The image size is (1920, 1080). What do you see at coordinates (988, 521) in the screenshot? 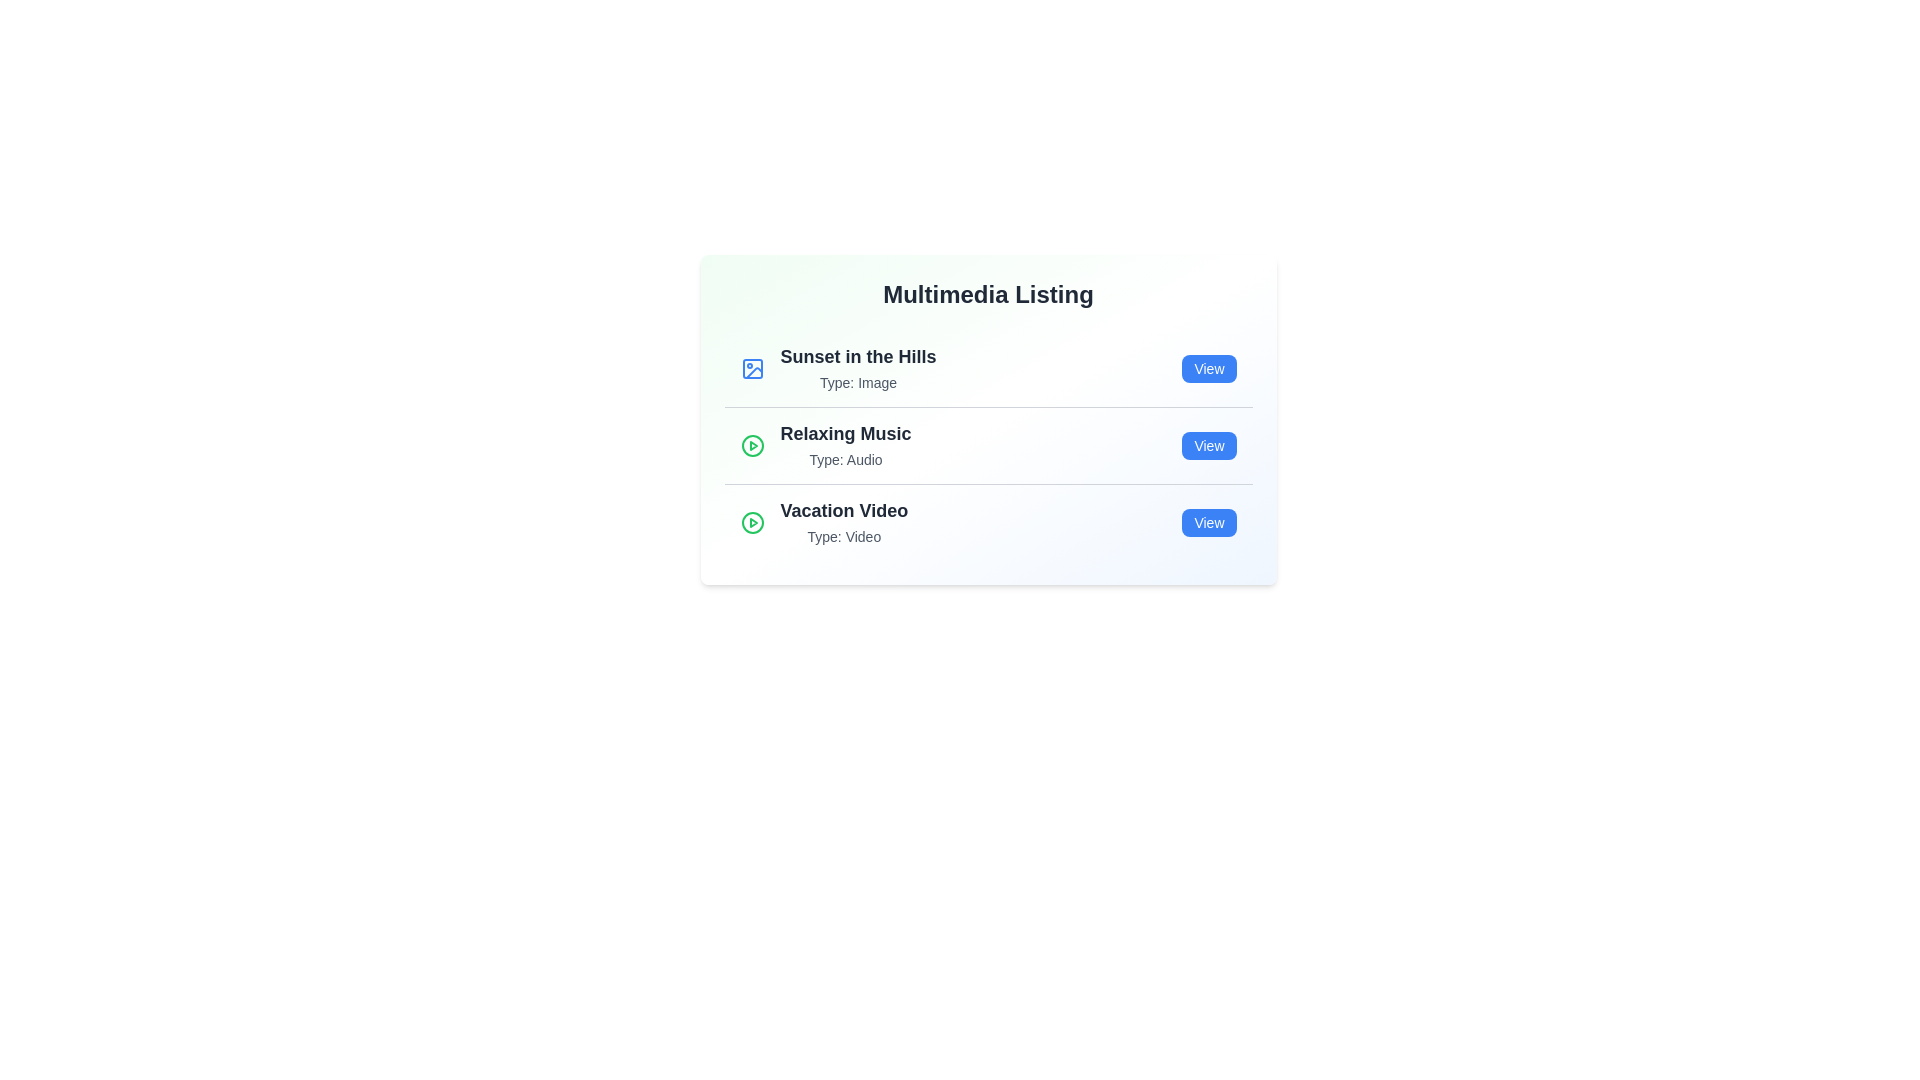
I see `the list item corresponding to Vacation Video` at bounding box center [988, 521].